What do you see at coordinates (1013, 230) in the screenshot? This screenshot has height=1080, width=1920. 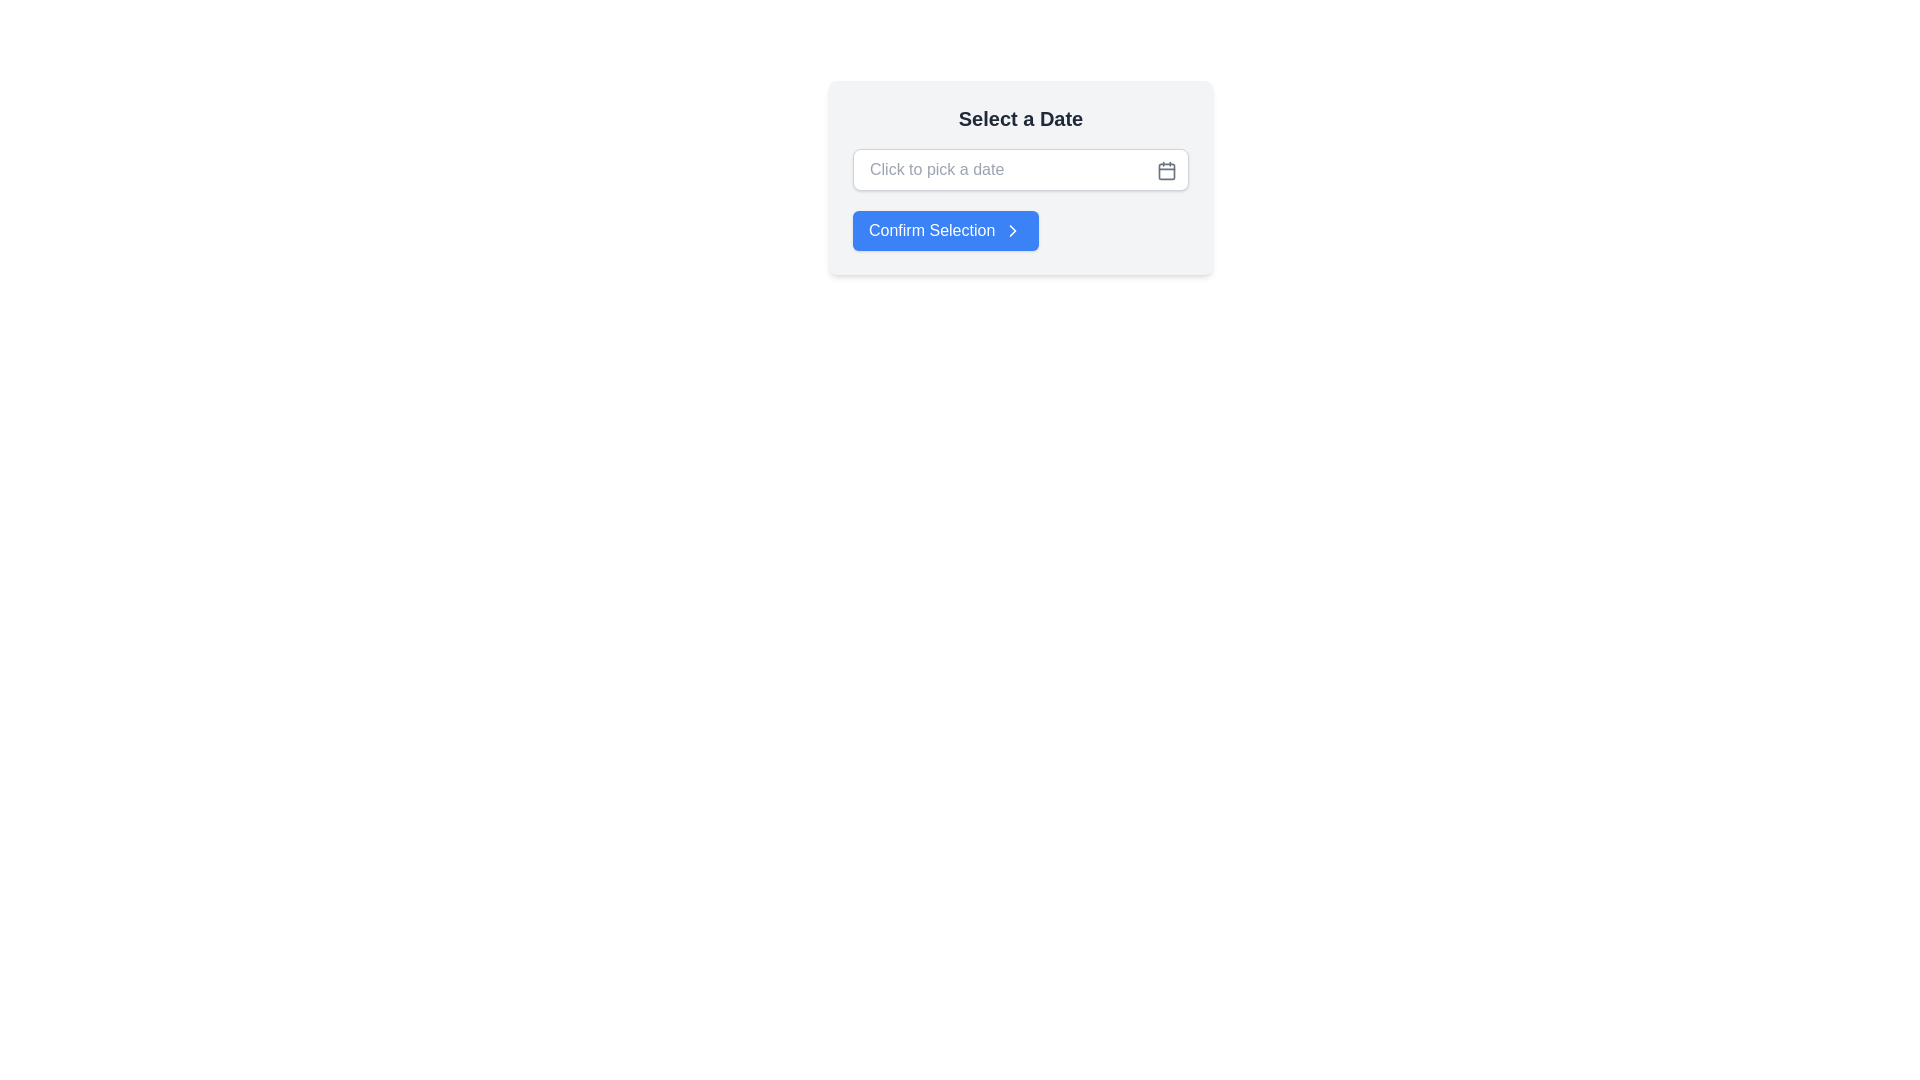 I see `the right-pointing chevron icon on the 'Confirm Selection' button, which is located below the 'Click to pick a date' input box` at bounding box center [1013, 230].